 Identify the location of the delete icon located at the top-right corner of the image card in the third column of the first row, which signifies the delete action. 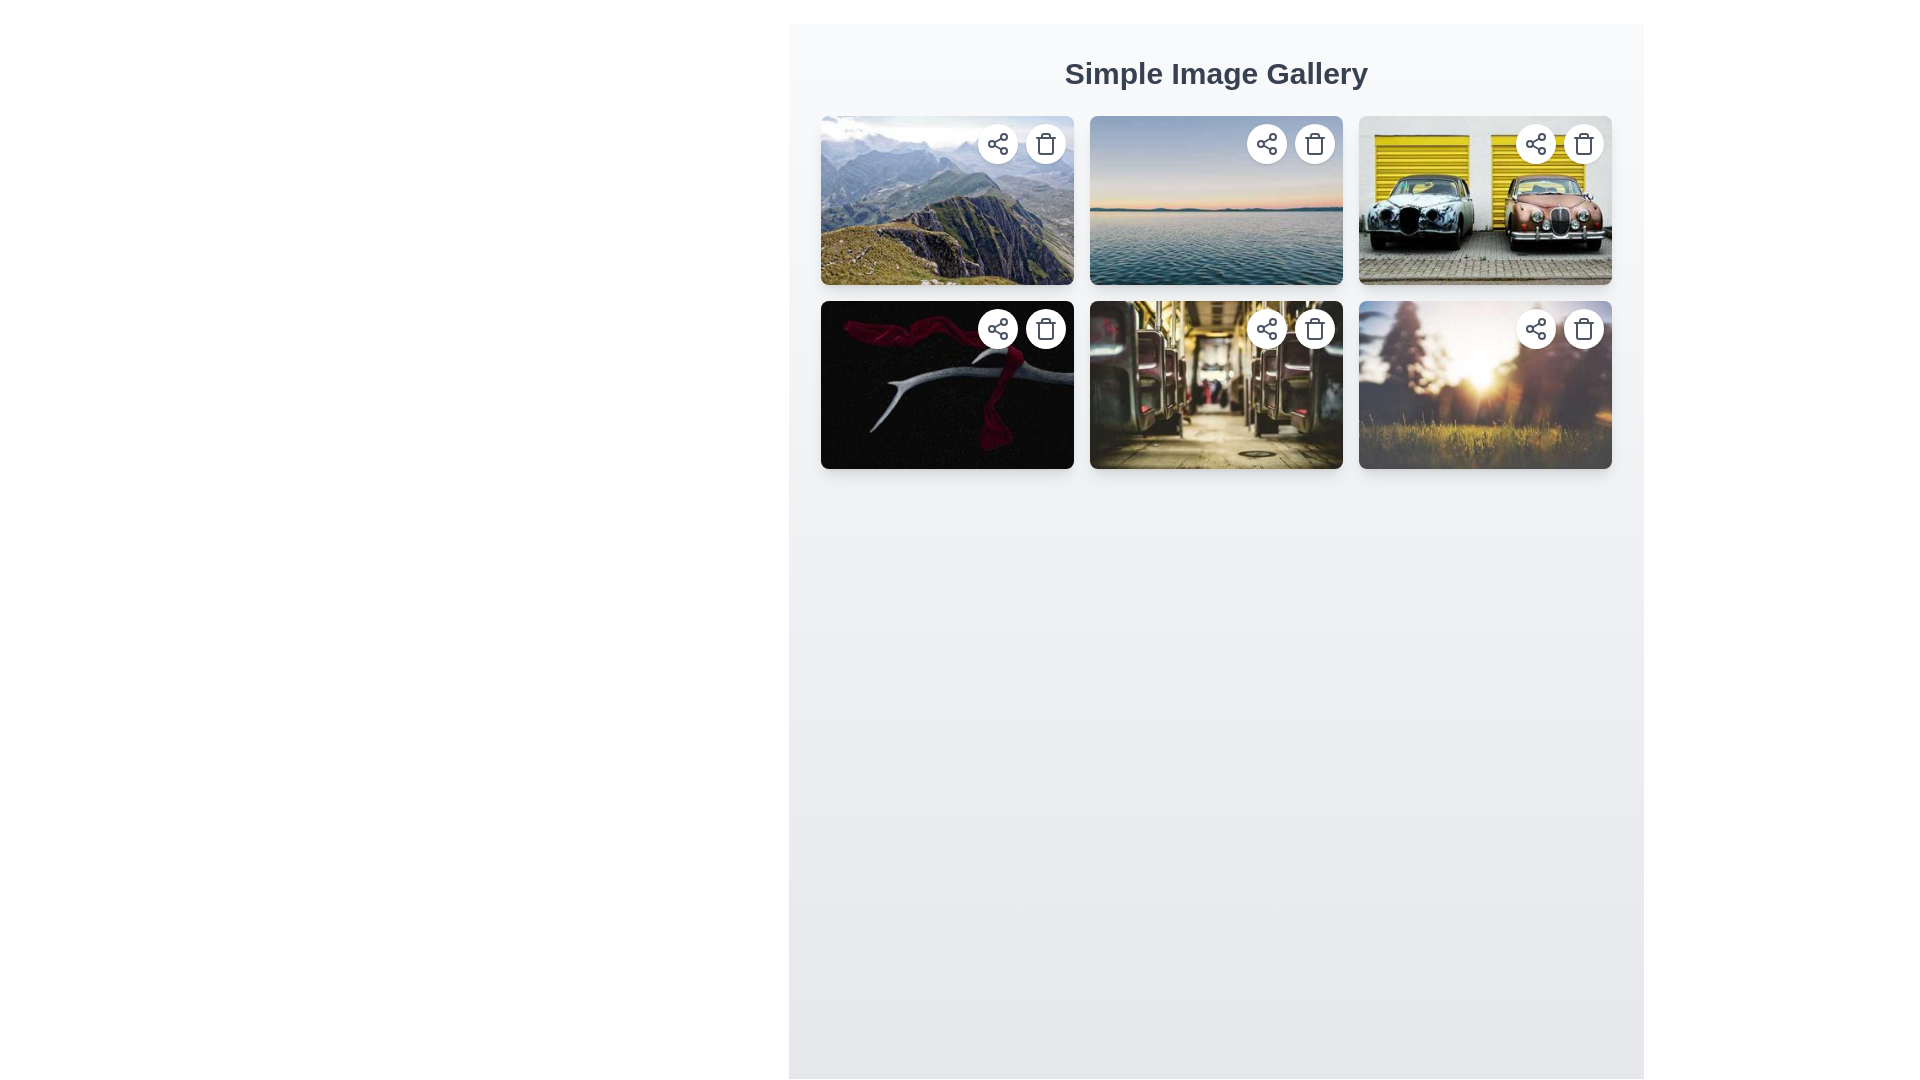
(1583, 142).